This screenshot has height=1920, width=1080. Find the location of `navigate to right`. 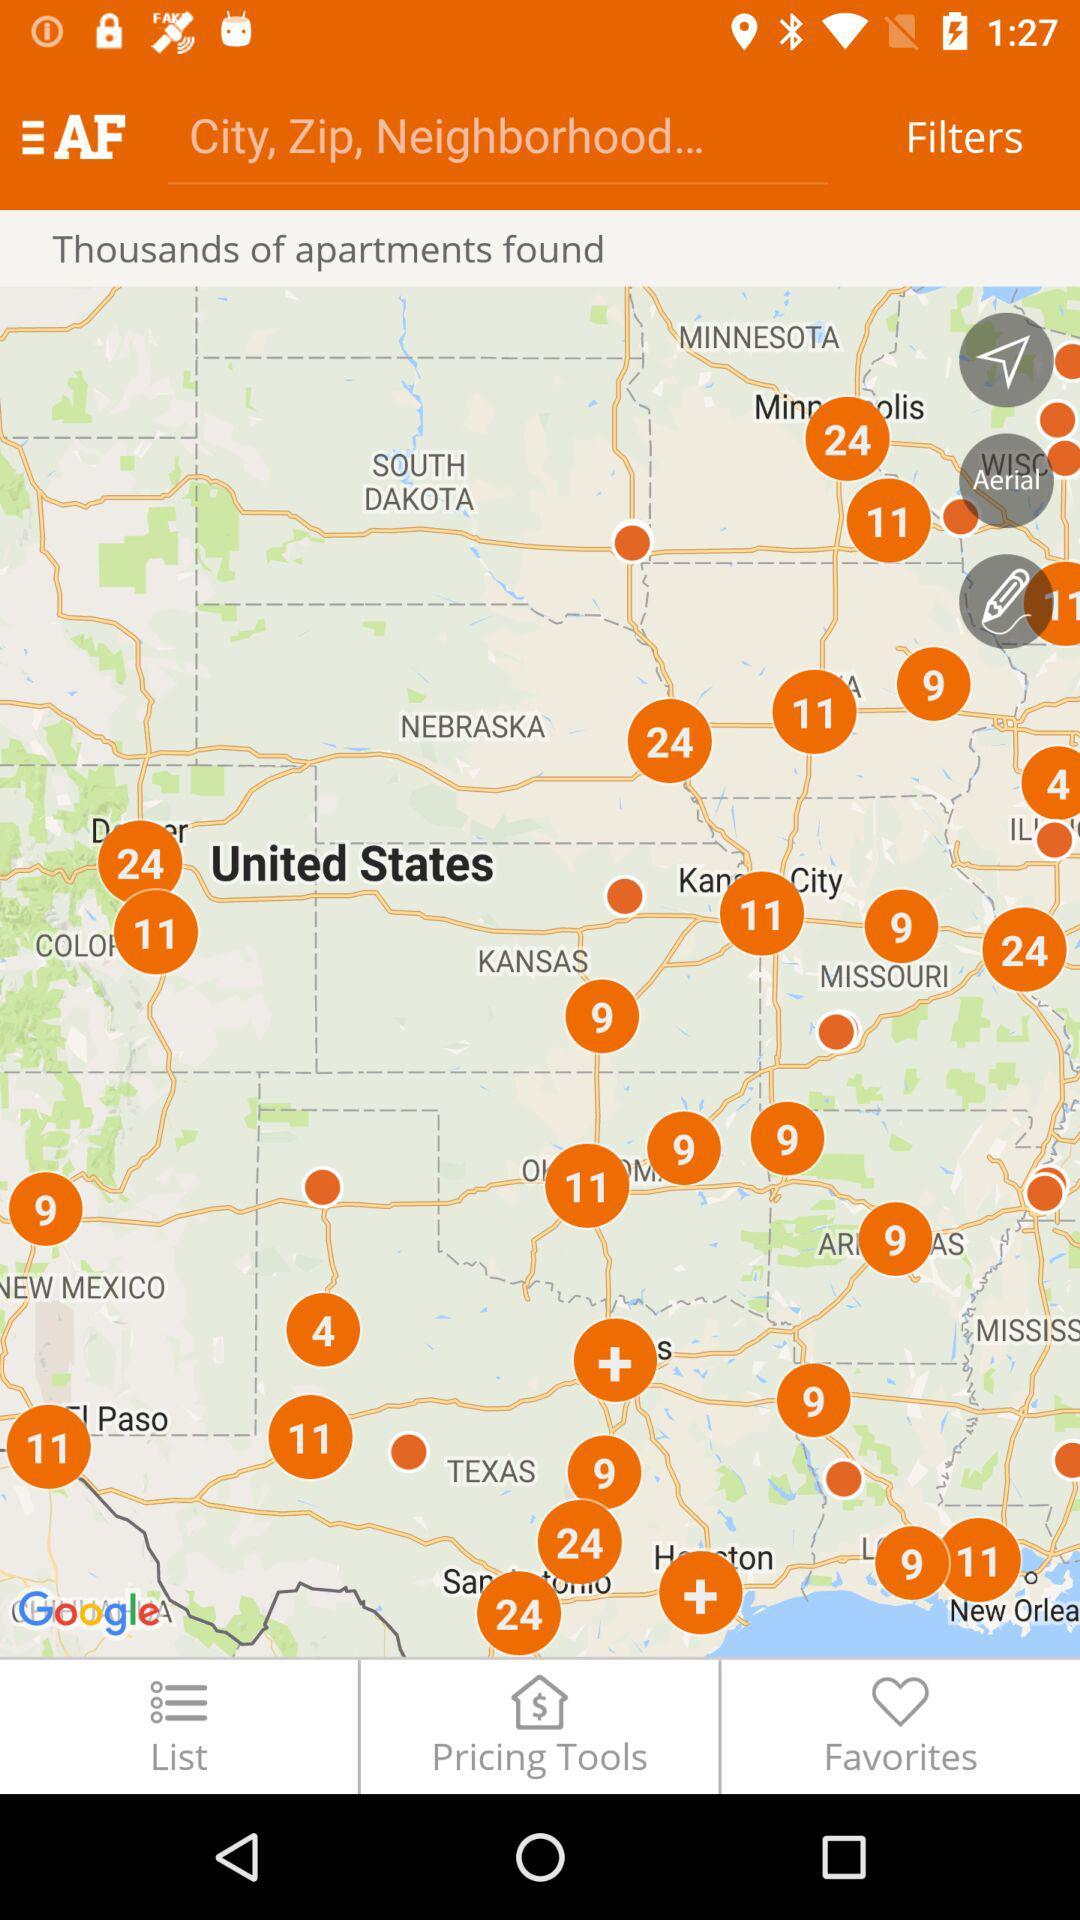

navigate to right is located at coordinates (1006, 360).